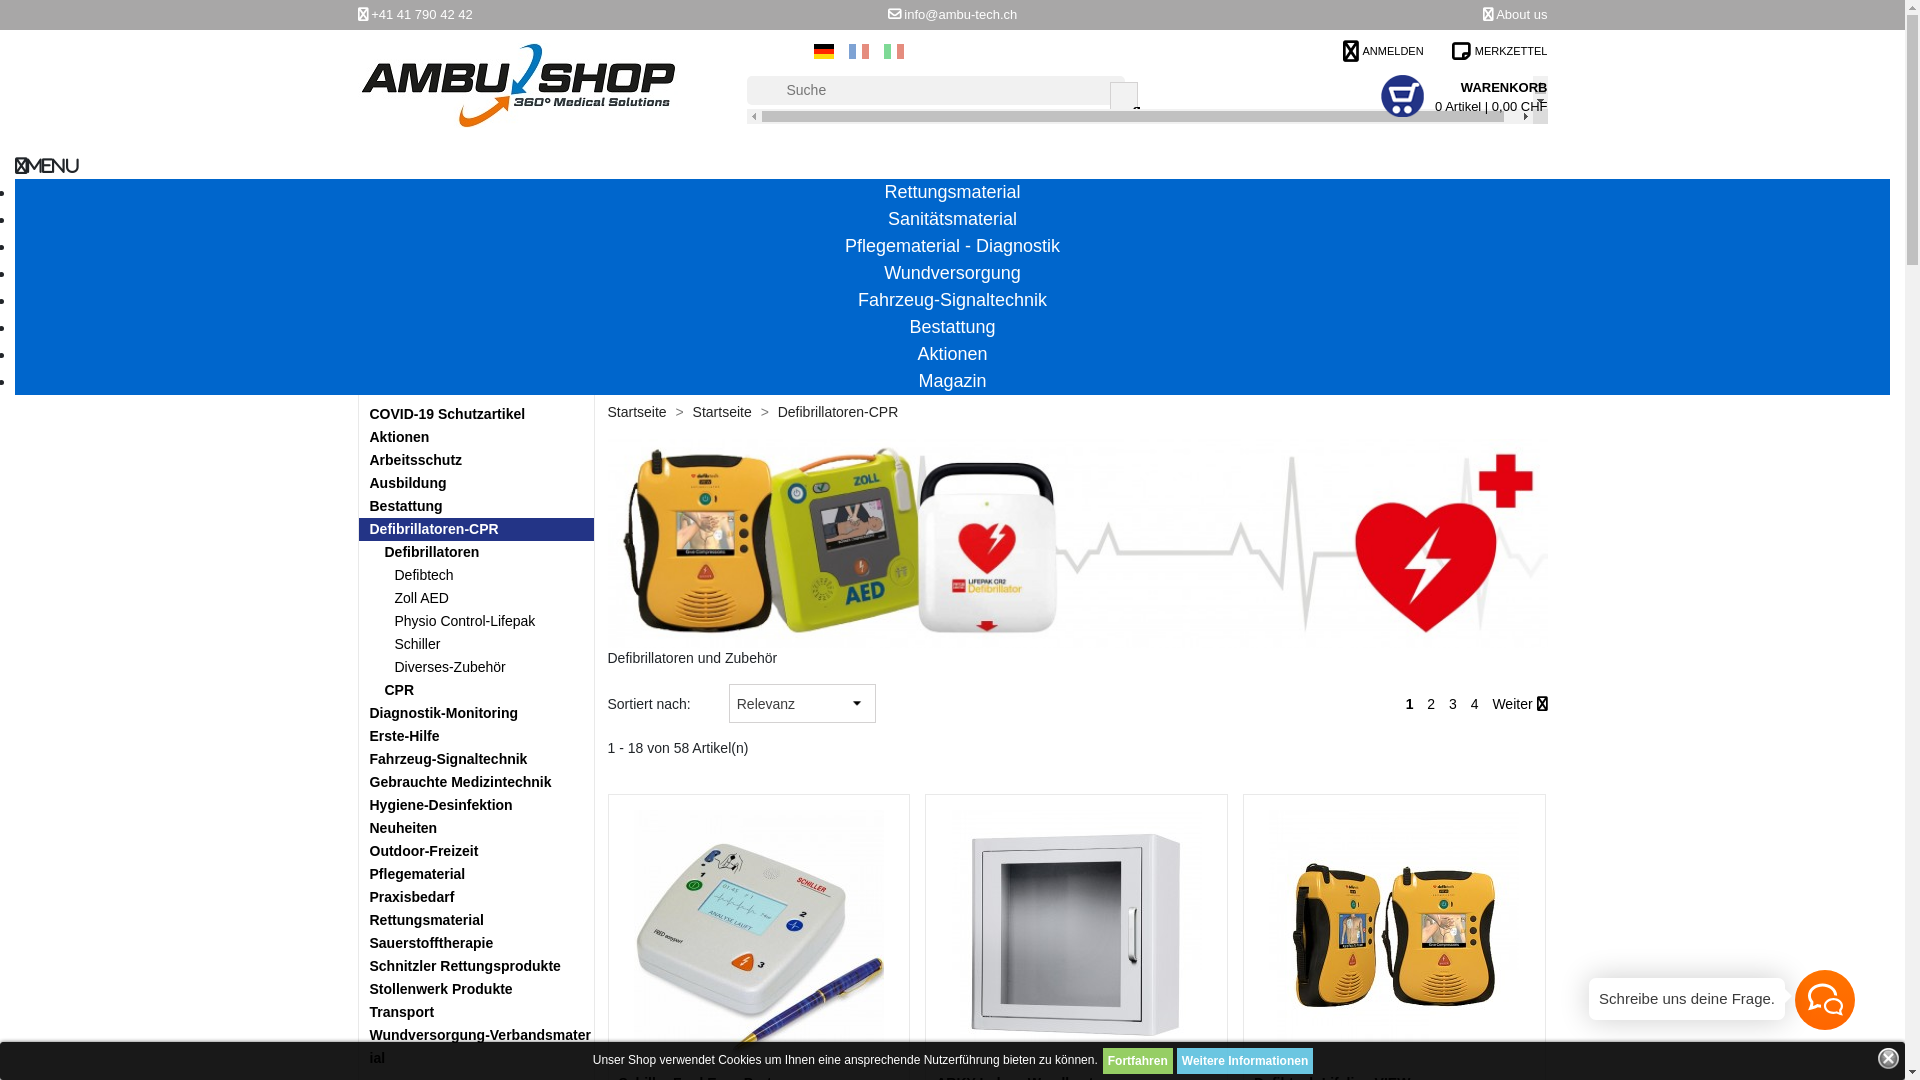 This screenshot has height=1080, width=1920. I want to click on '3', so click(1453, 703).